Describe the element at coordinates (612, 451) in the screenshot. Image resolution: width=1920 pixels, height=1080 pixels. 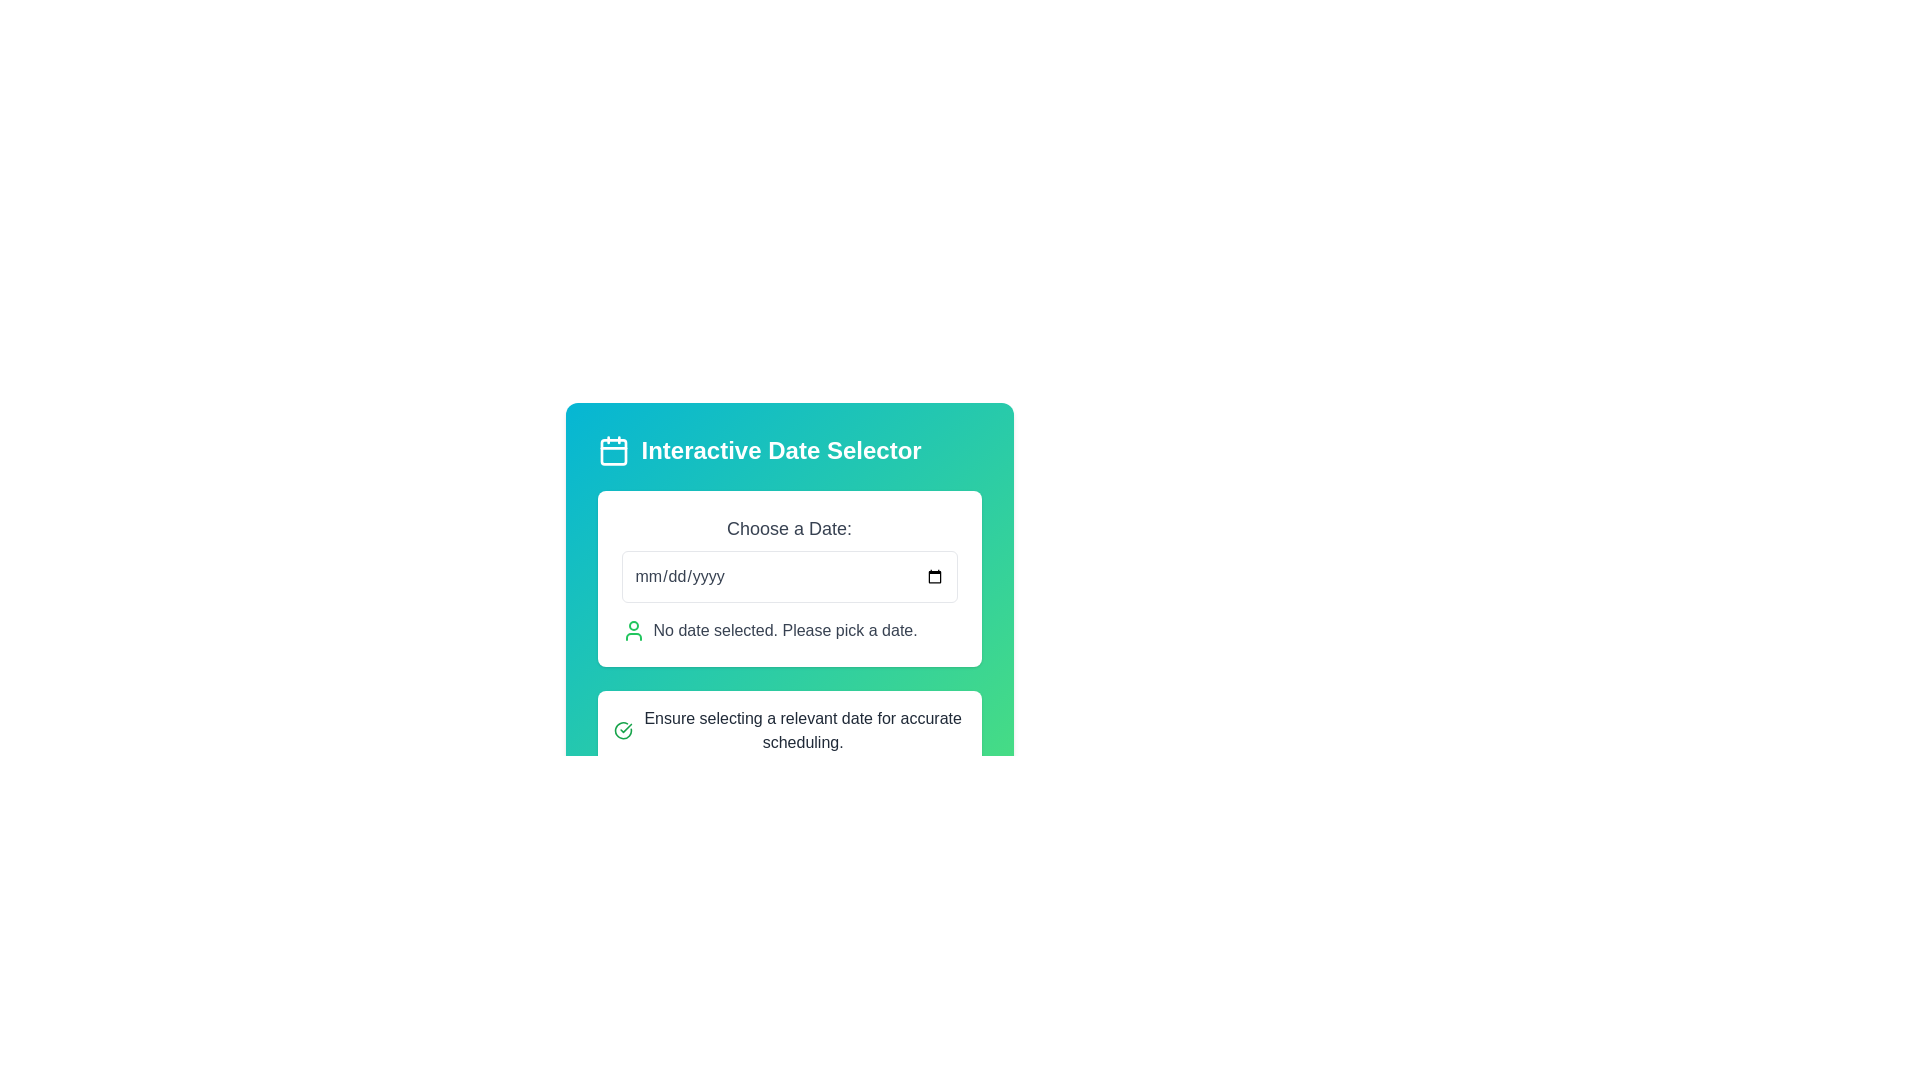
I see `the calendar icon which features a minimalistic design with a blue-green gradient background, located to the left of the 'Interactive Date Selector' text` at that location.